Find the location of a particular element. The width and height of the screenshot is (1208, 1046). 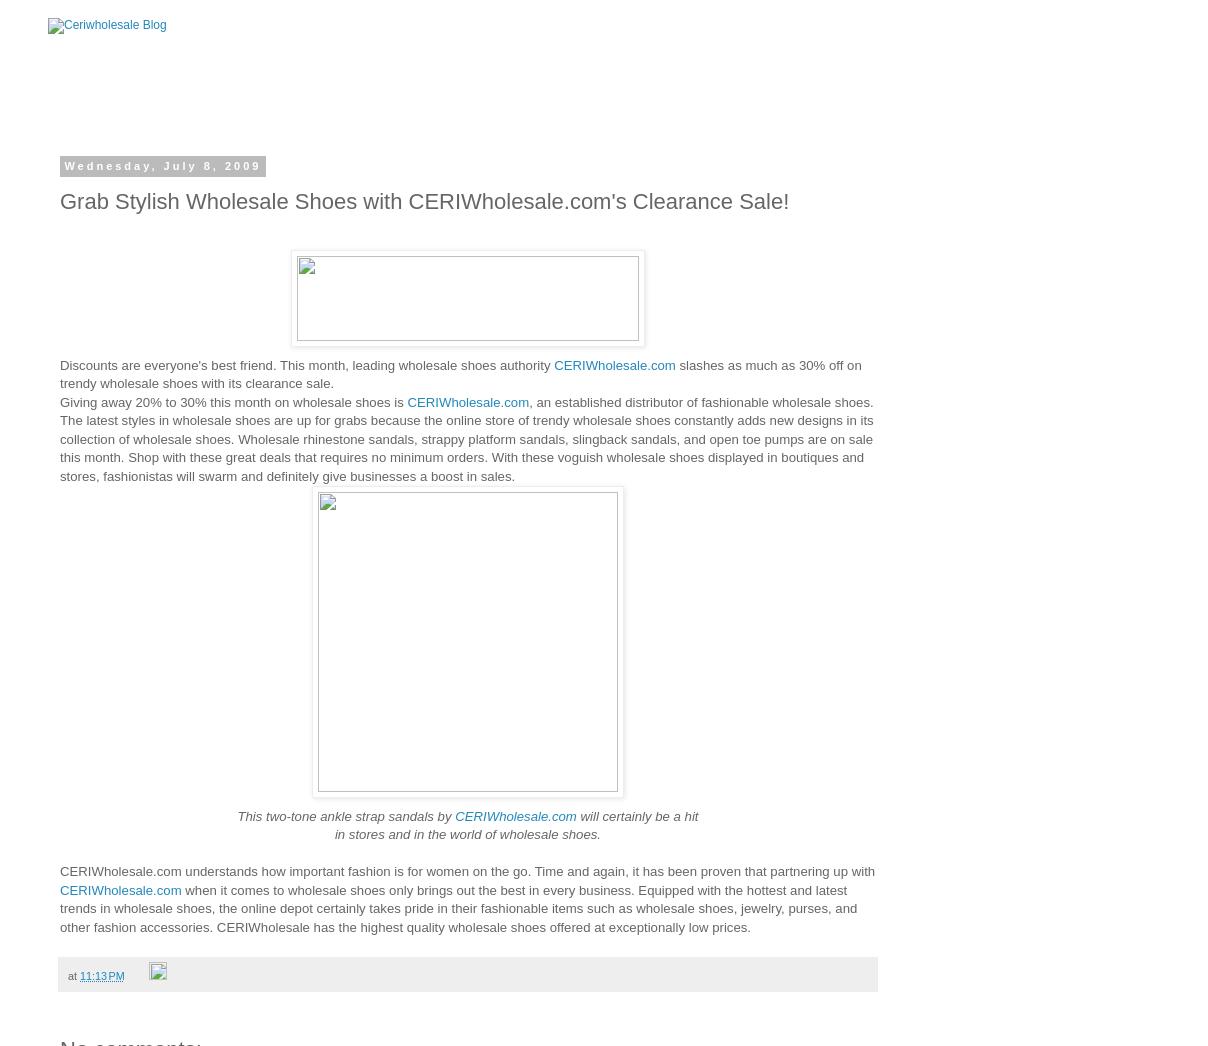

'will certainly be a hit' is located at coordinates (635, 816).